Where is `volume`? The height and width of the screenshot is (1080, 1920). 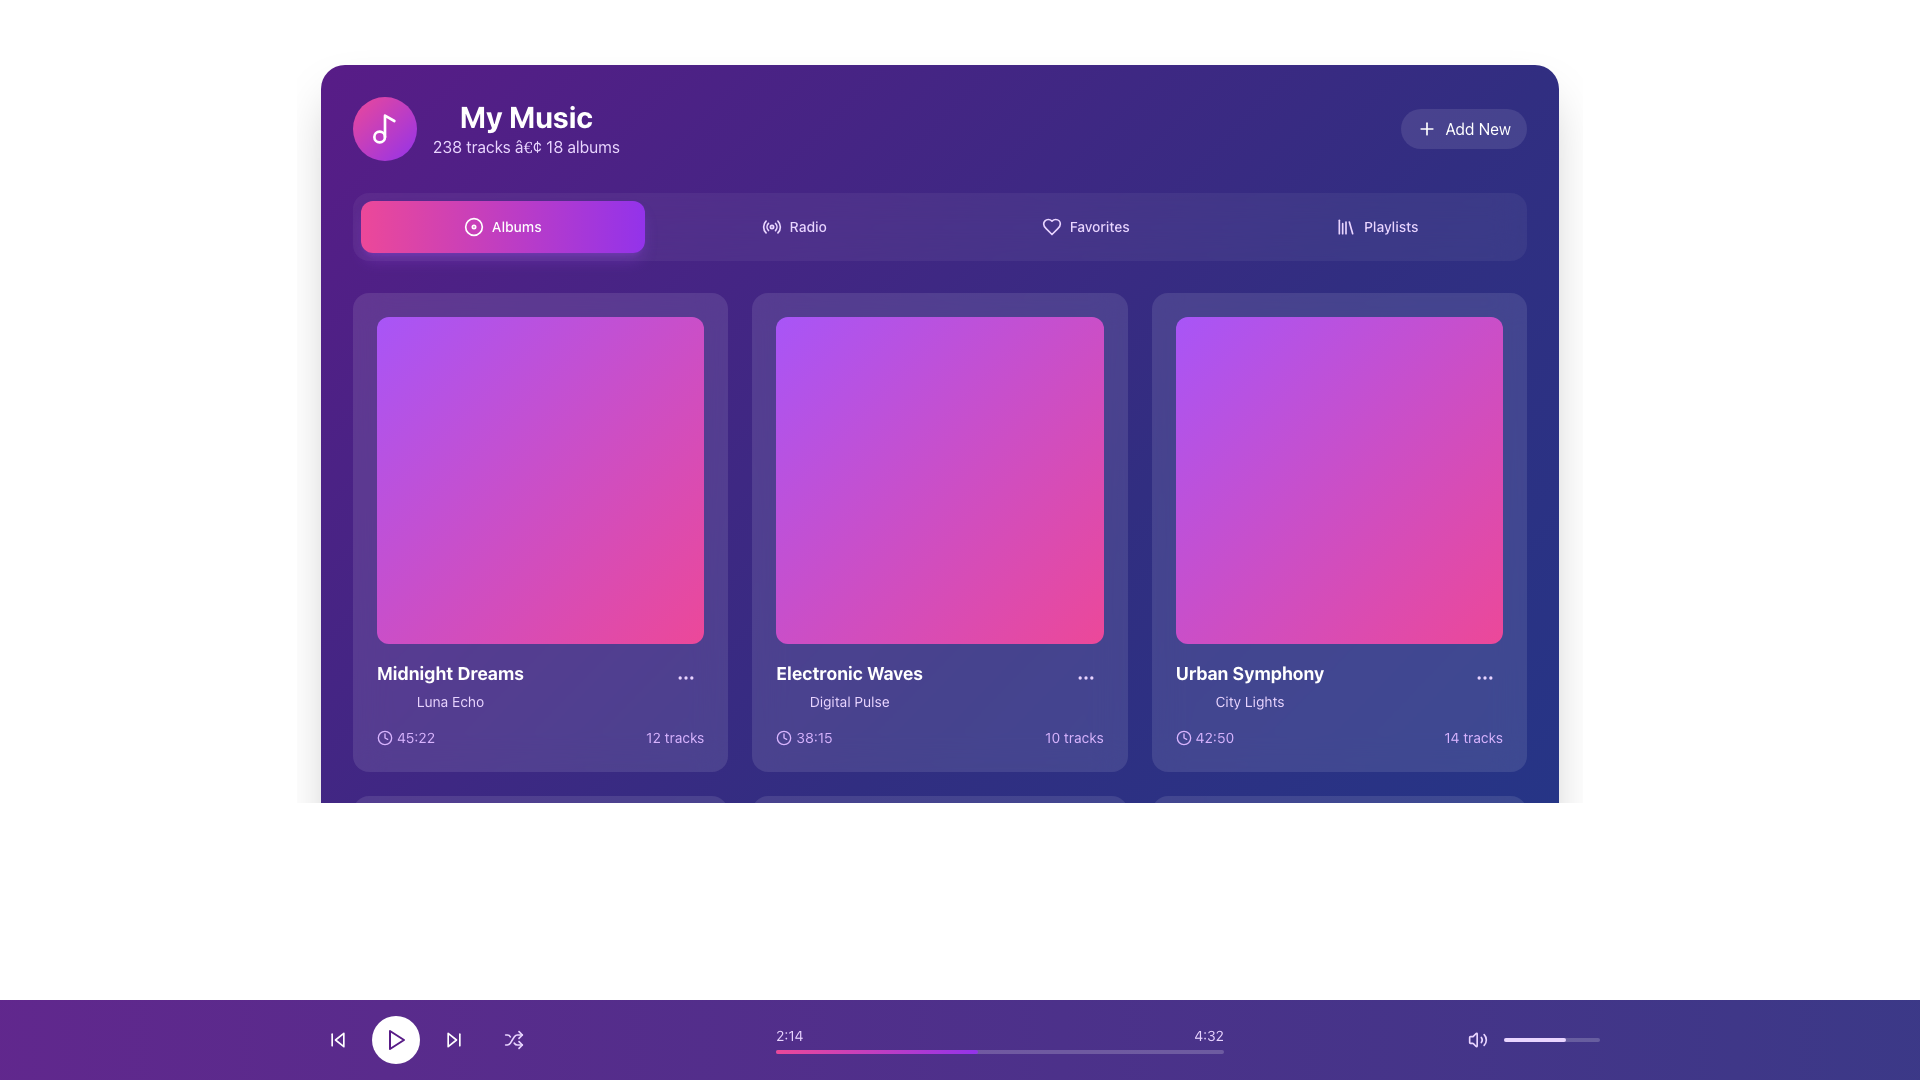 volume is located at coordinates (1548, 1039).